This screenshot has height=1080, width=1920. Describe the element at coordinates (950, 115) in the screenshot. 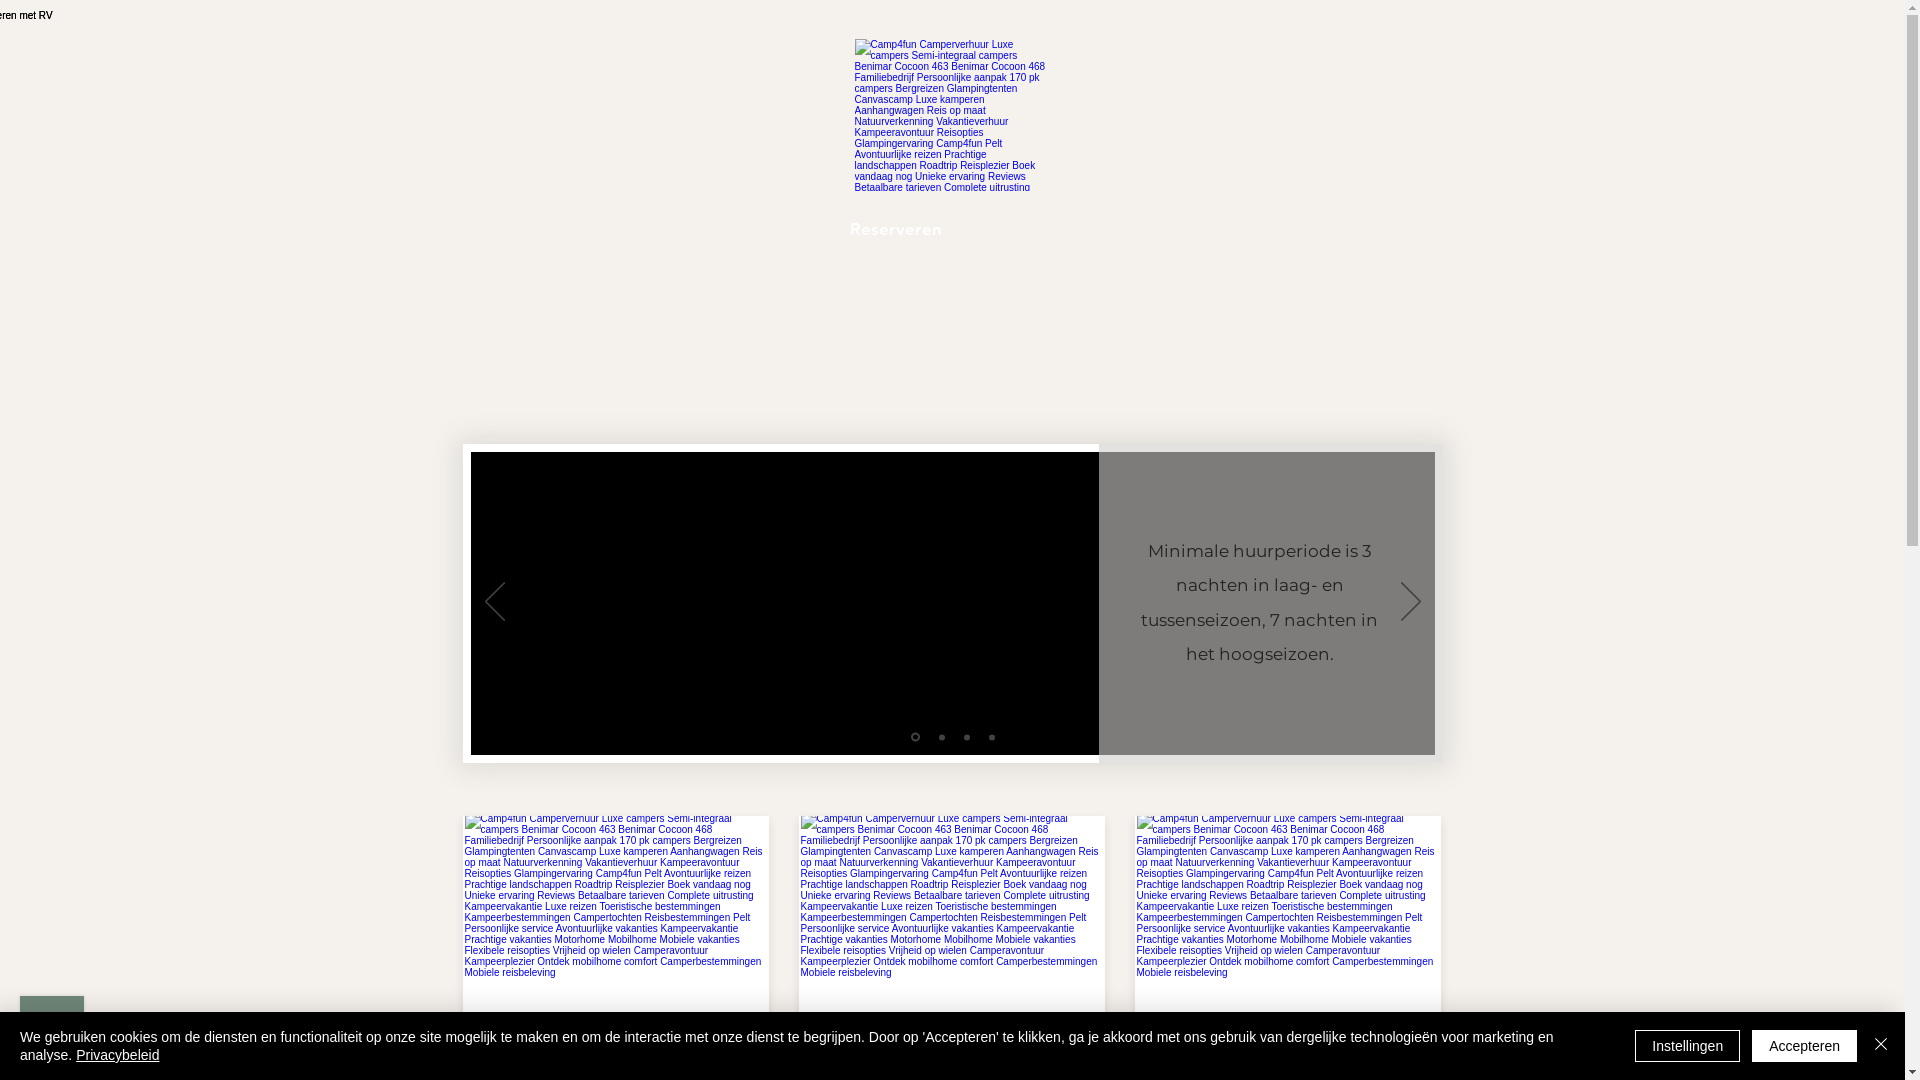

I see `'Camp4fun'` at that location.